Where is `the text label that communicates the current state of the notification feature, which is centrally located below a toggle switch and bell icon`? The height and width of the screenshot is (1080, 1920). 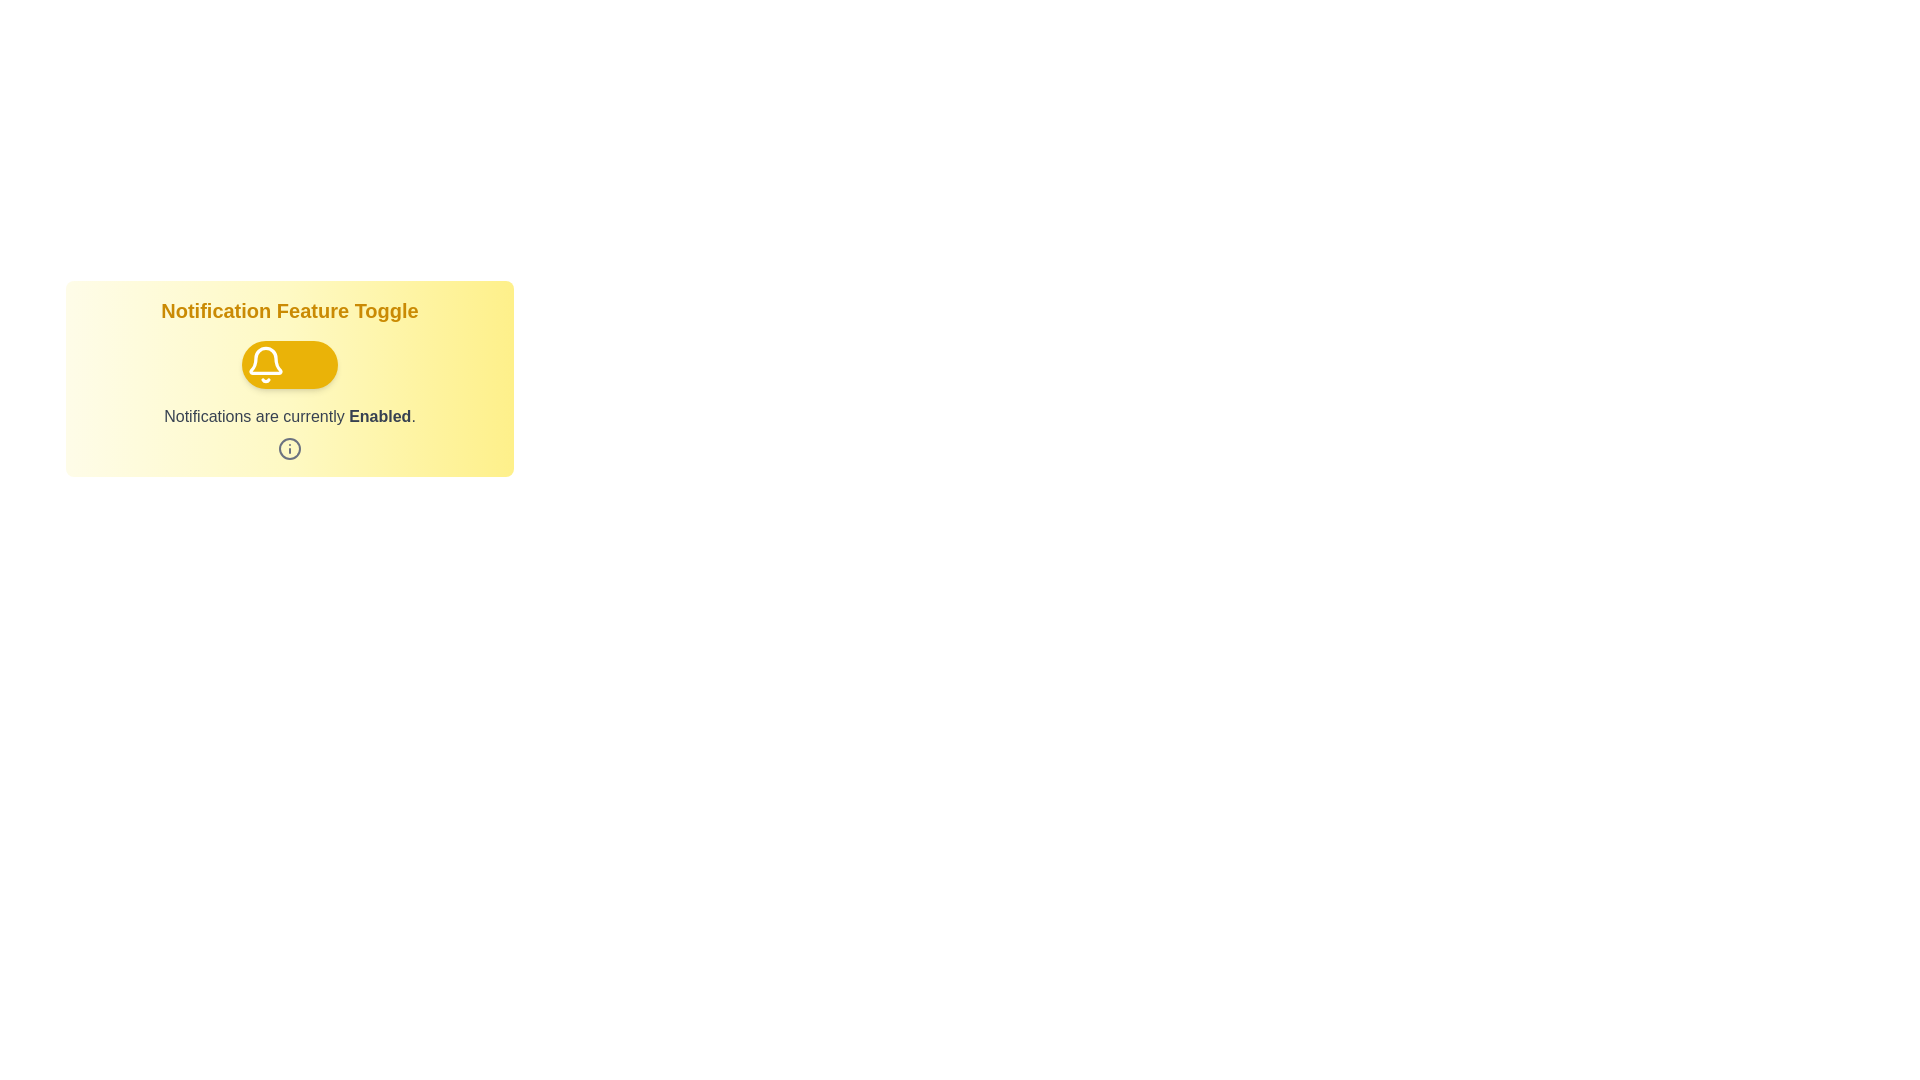
the text label that communicates the current state of the notification feature, which is centrally located below a toggle switch and bell icon is located at coordinates (288, 415).